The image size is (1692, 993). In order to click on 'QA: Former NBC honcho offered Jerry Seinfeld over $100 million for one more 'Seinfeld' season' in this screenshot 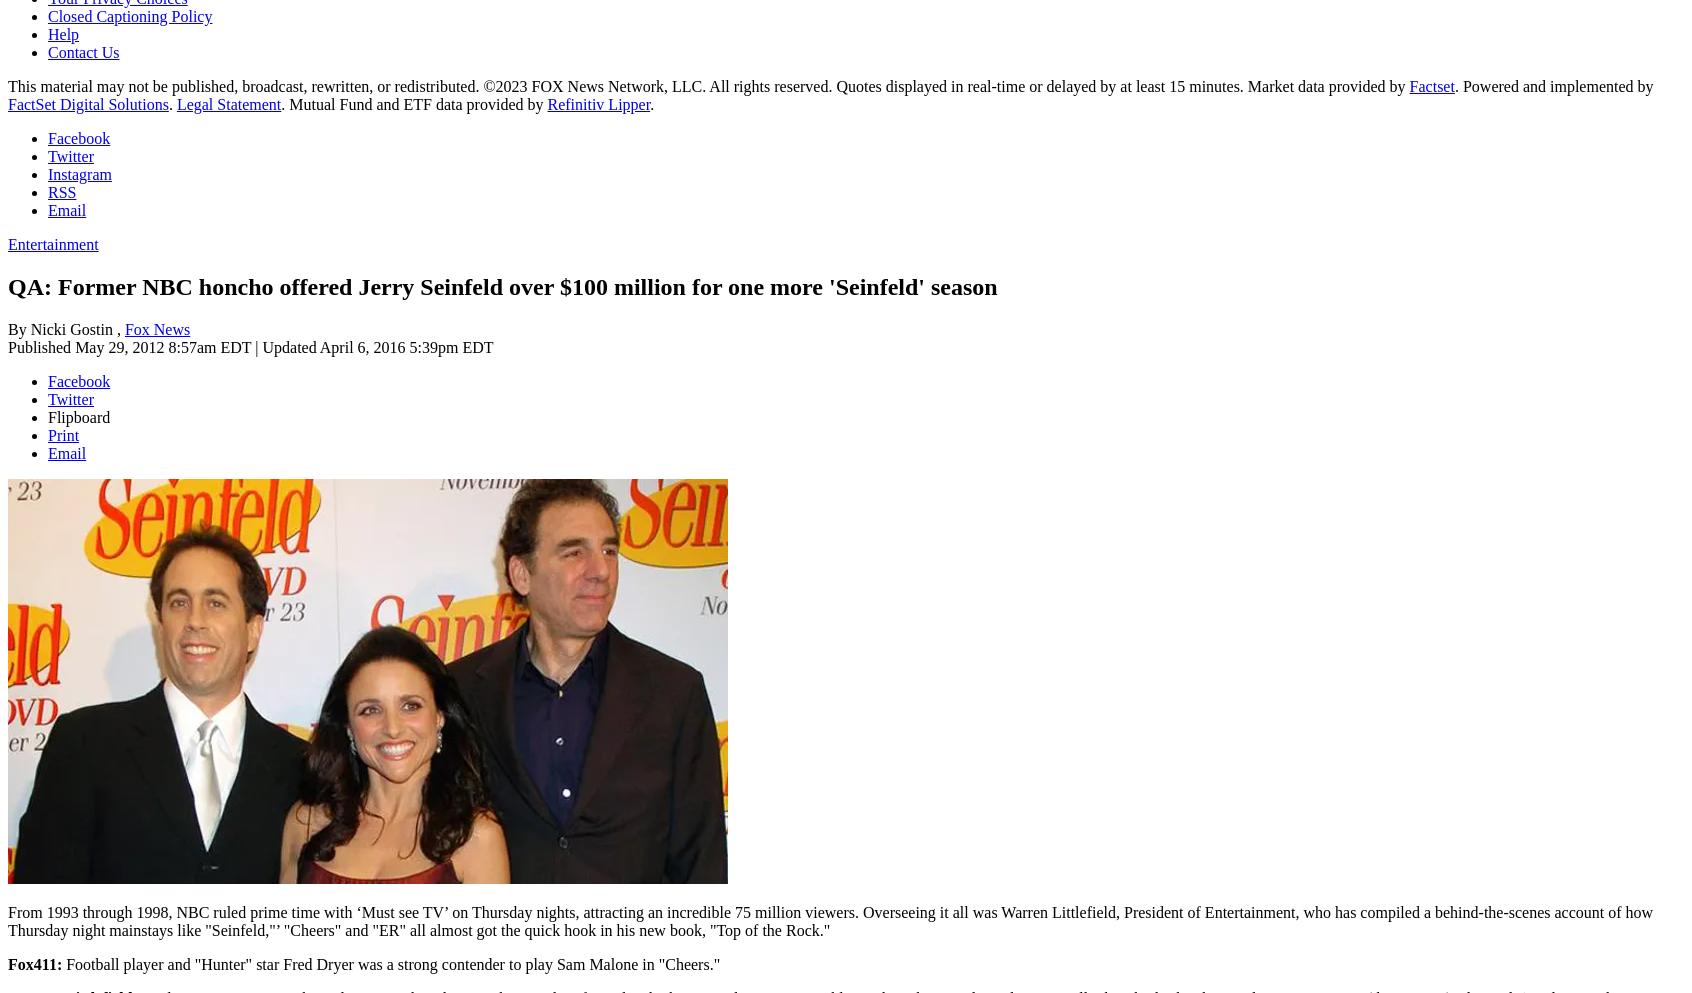, I will do `click(502, 285)`.